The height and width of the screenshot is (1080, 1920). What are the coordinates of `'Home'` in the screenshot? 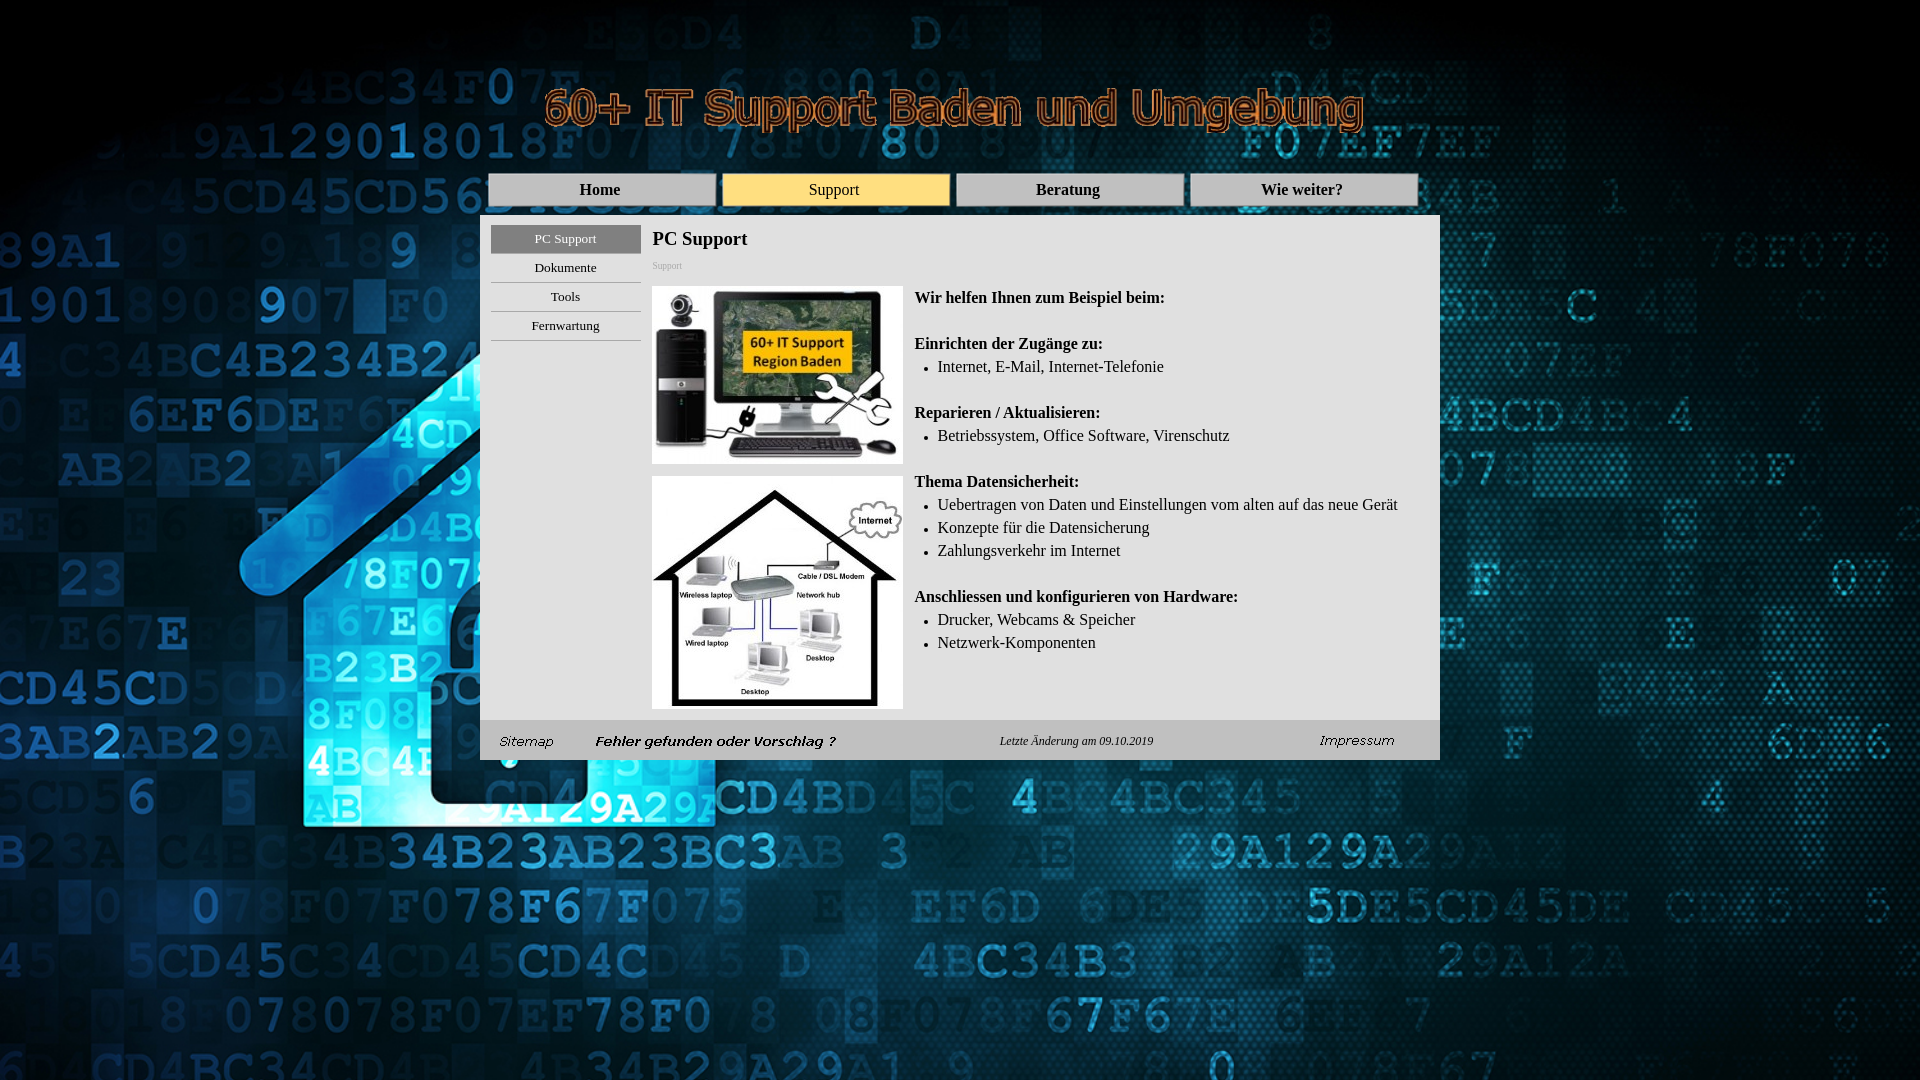 It's located at (602, 189).